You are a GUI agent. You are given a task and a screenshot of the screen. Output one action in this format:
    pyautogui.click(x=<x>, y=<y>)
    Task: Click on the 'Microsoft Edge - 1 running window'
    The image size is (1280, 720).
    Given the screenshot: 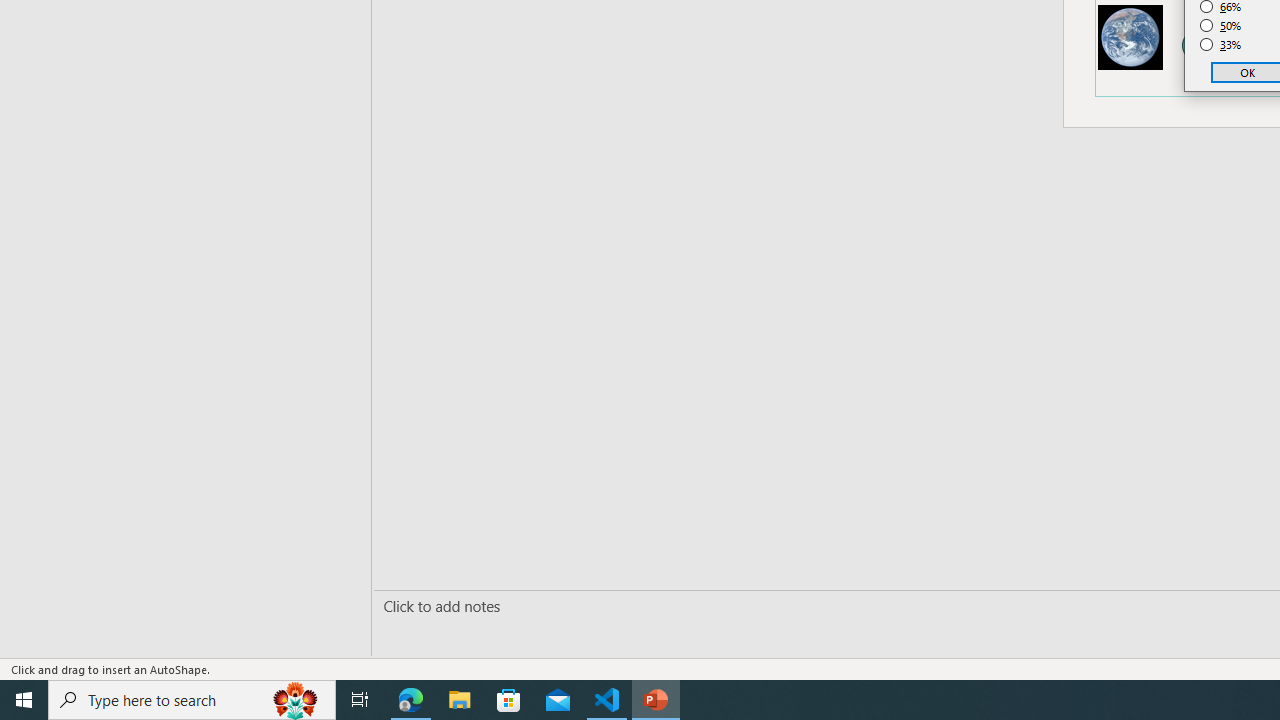 What is the action you would take?
    pyautogui.click(x=410, y=698)
    